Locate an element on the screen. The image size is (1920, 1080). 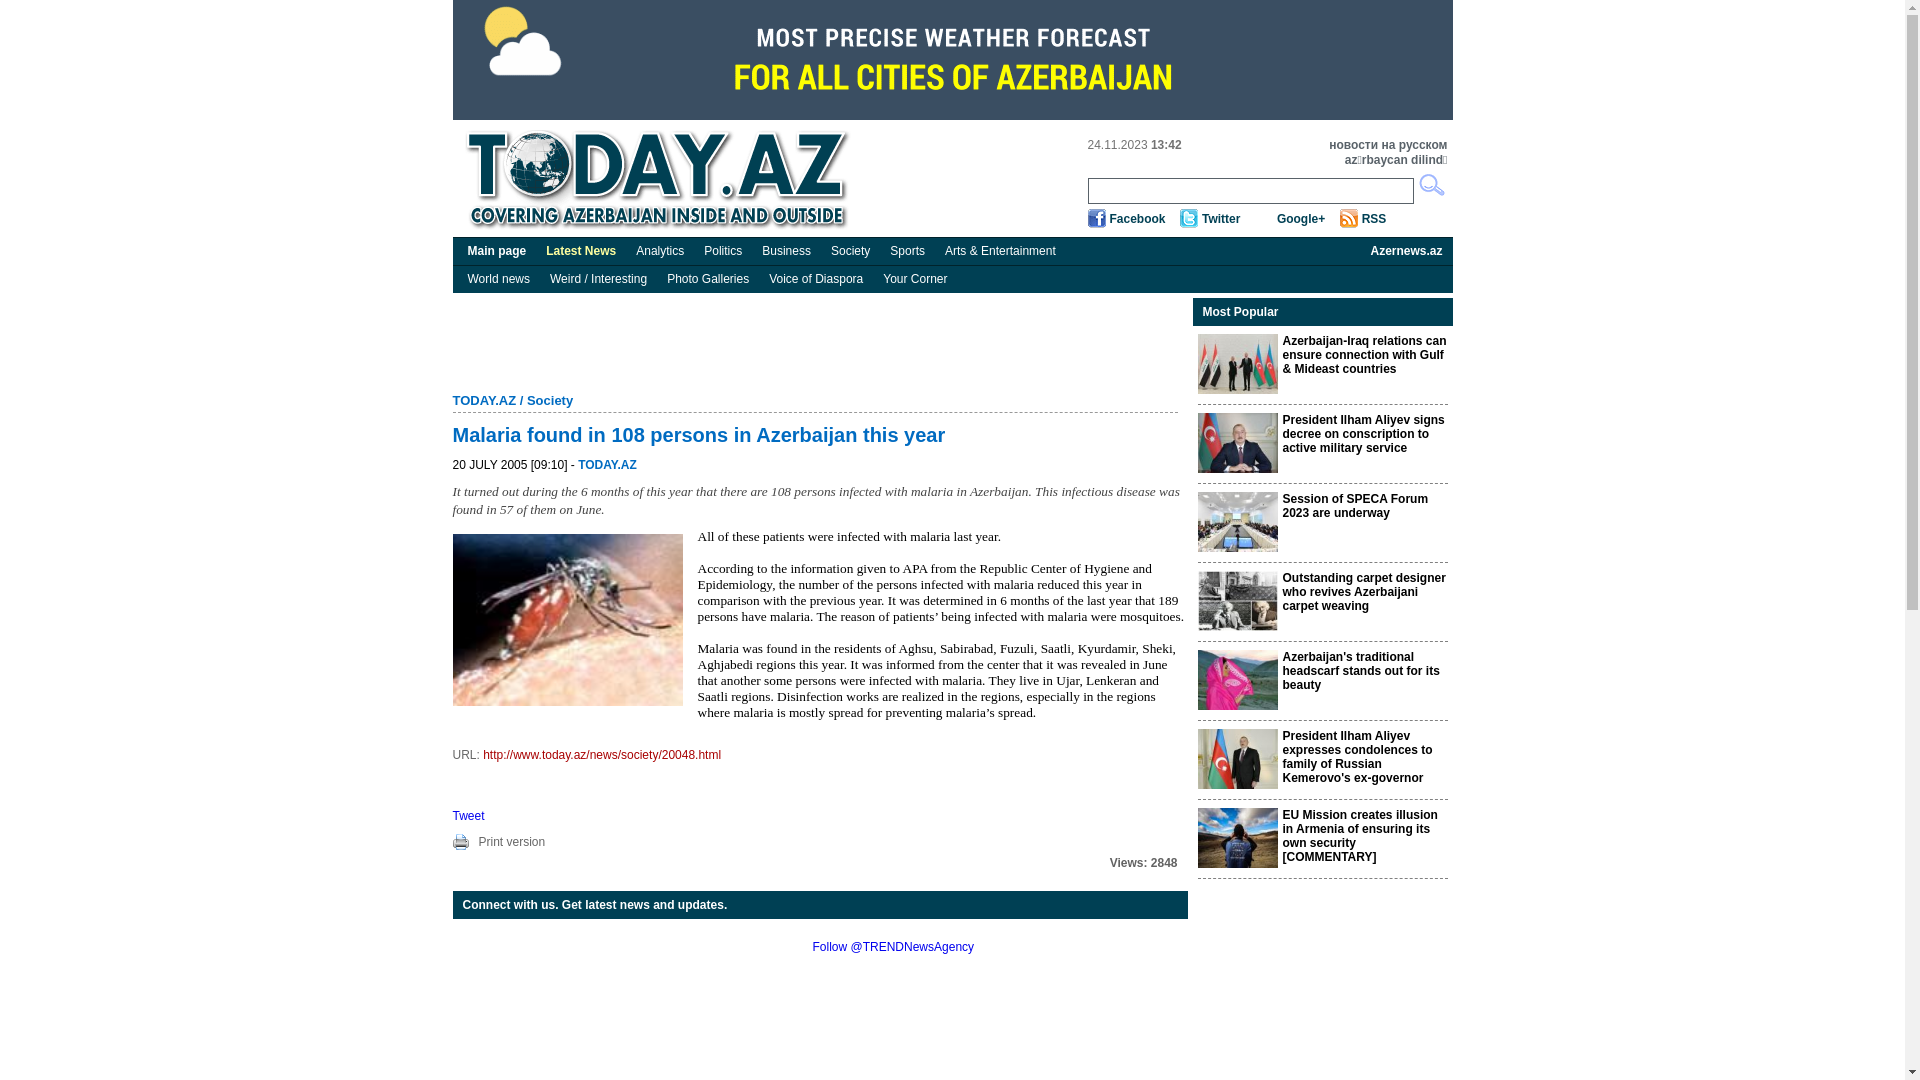
'Sports' is located at coordinates (879, 249).